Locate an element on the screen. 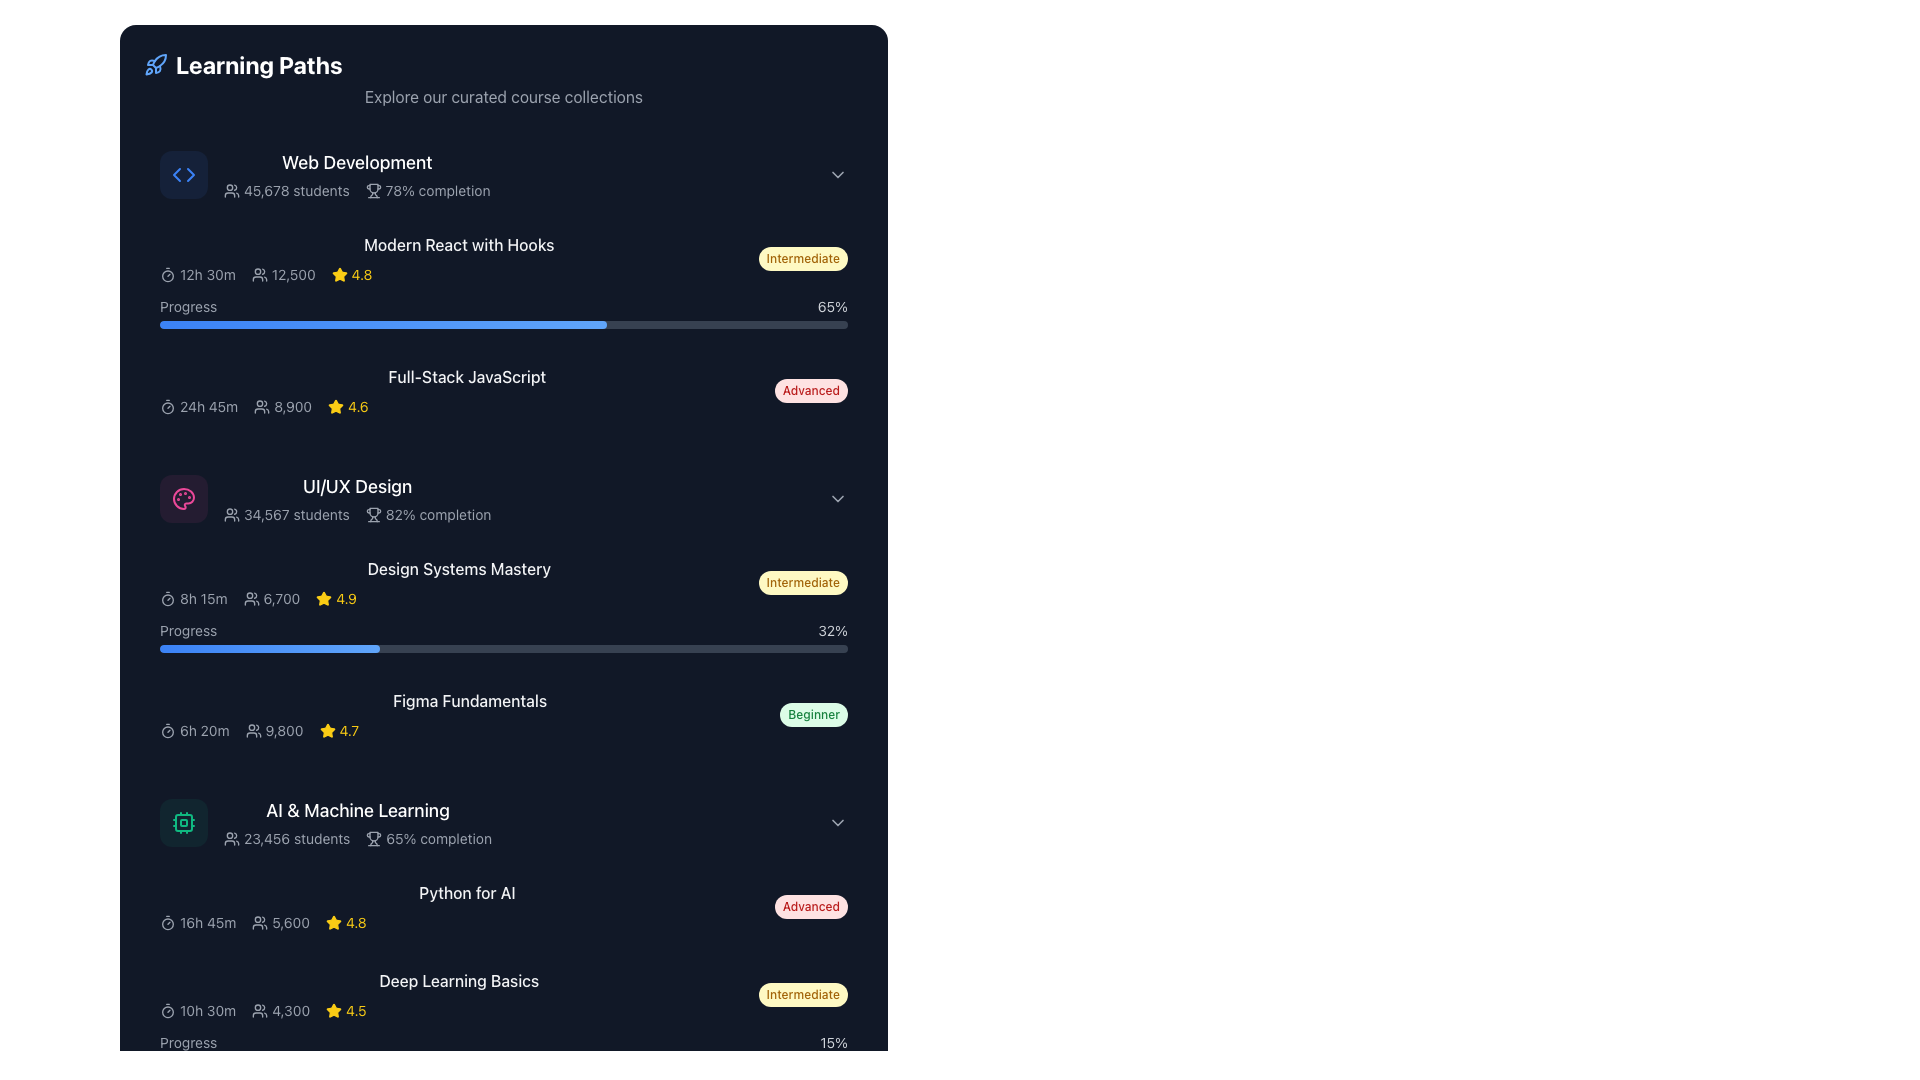  the first course card titled 'Modern React with Hooks' in the 'Learning Paths' section to interact with its sub-elements like the progress bar or rating is located at coordinates (504, 281).